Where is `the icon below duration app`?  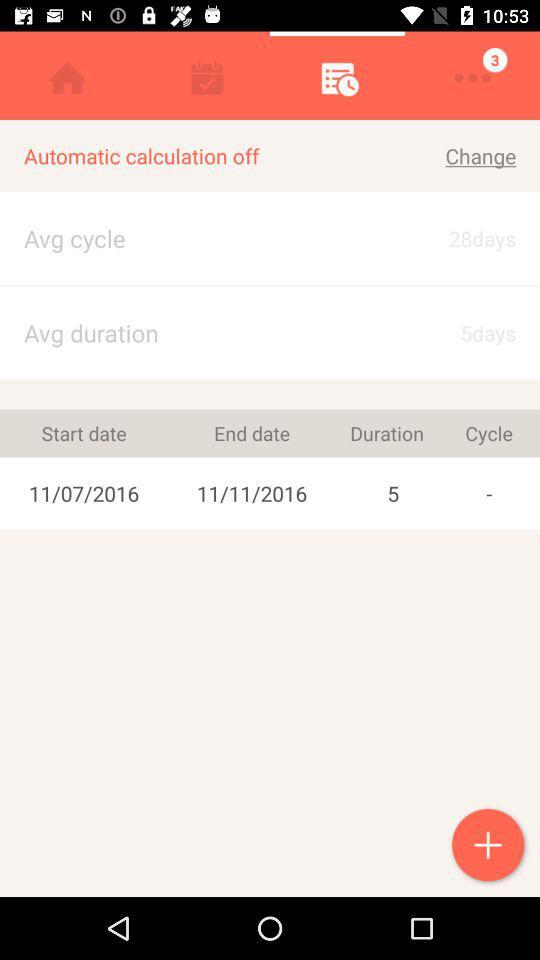 the icon below duration app is located at coordinates (393, 492).